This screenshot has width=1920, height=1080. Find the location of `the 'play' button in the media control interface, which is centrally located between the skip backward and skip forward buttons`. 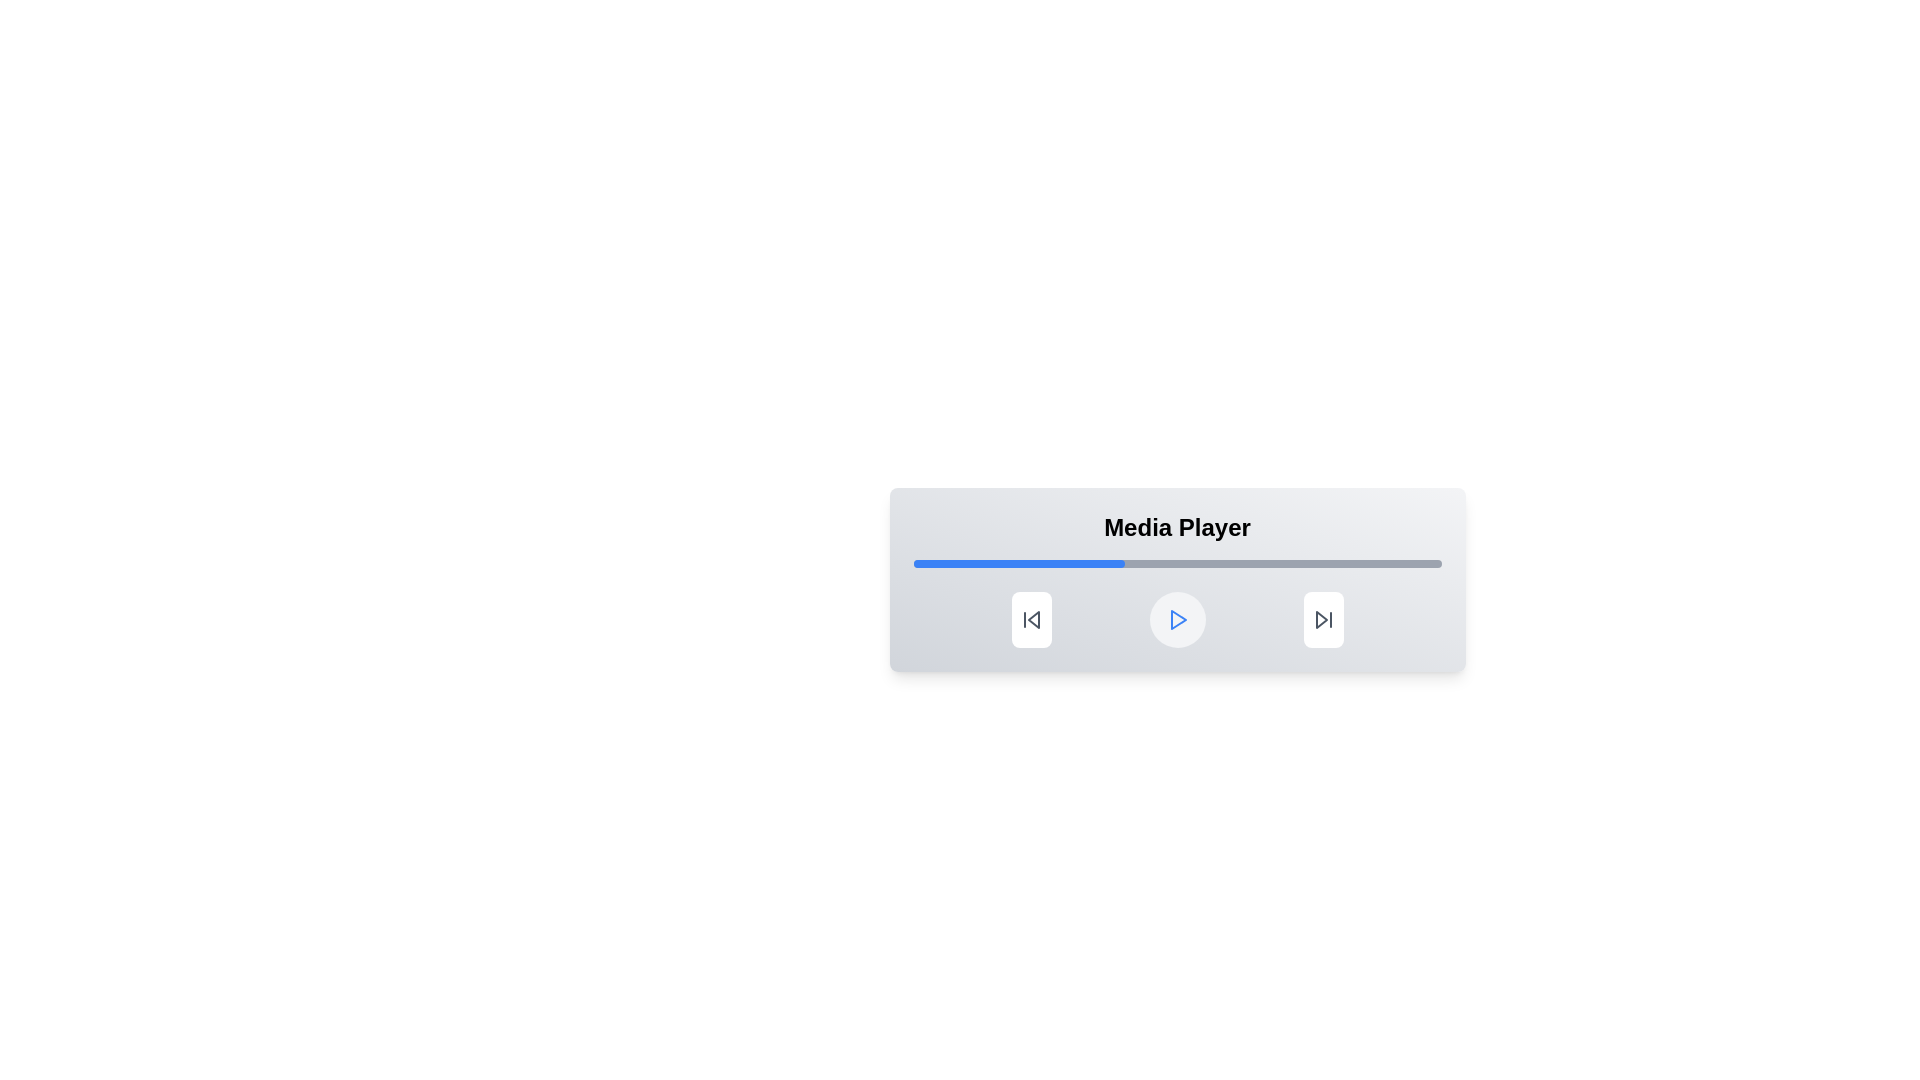

the 'play' button in the media control interface, which is centrally located between the skip backward and skip forward buttons is located at coordinates (1177, 619).